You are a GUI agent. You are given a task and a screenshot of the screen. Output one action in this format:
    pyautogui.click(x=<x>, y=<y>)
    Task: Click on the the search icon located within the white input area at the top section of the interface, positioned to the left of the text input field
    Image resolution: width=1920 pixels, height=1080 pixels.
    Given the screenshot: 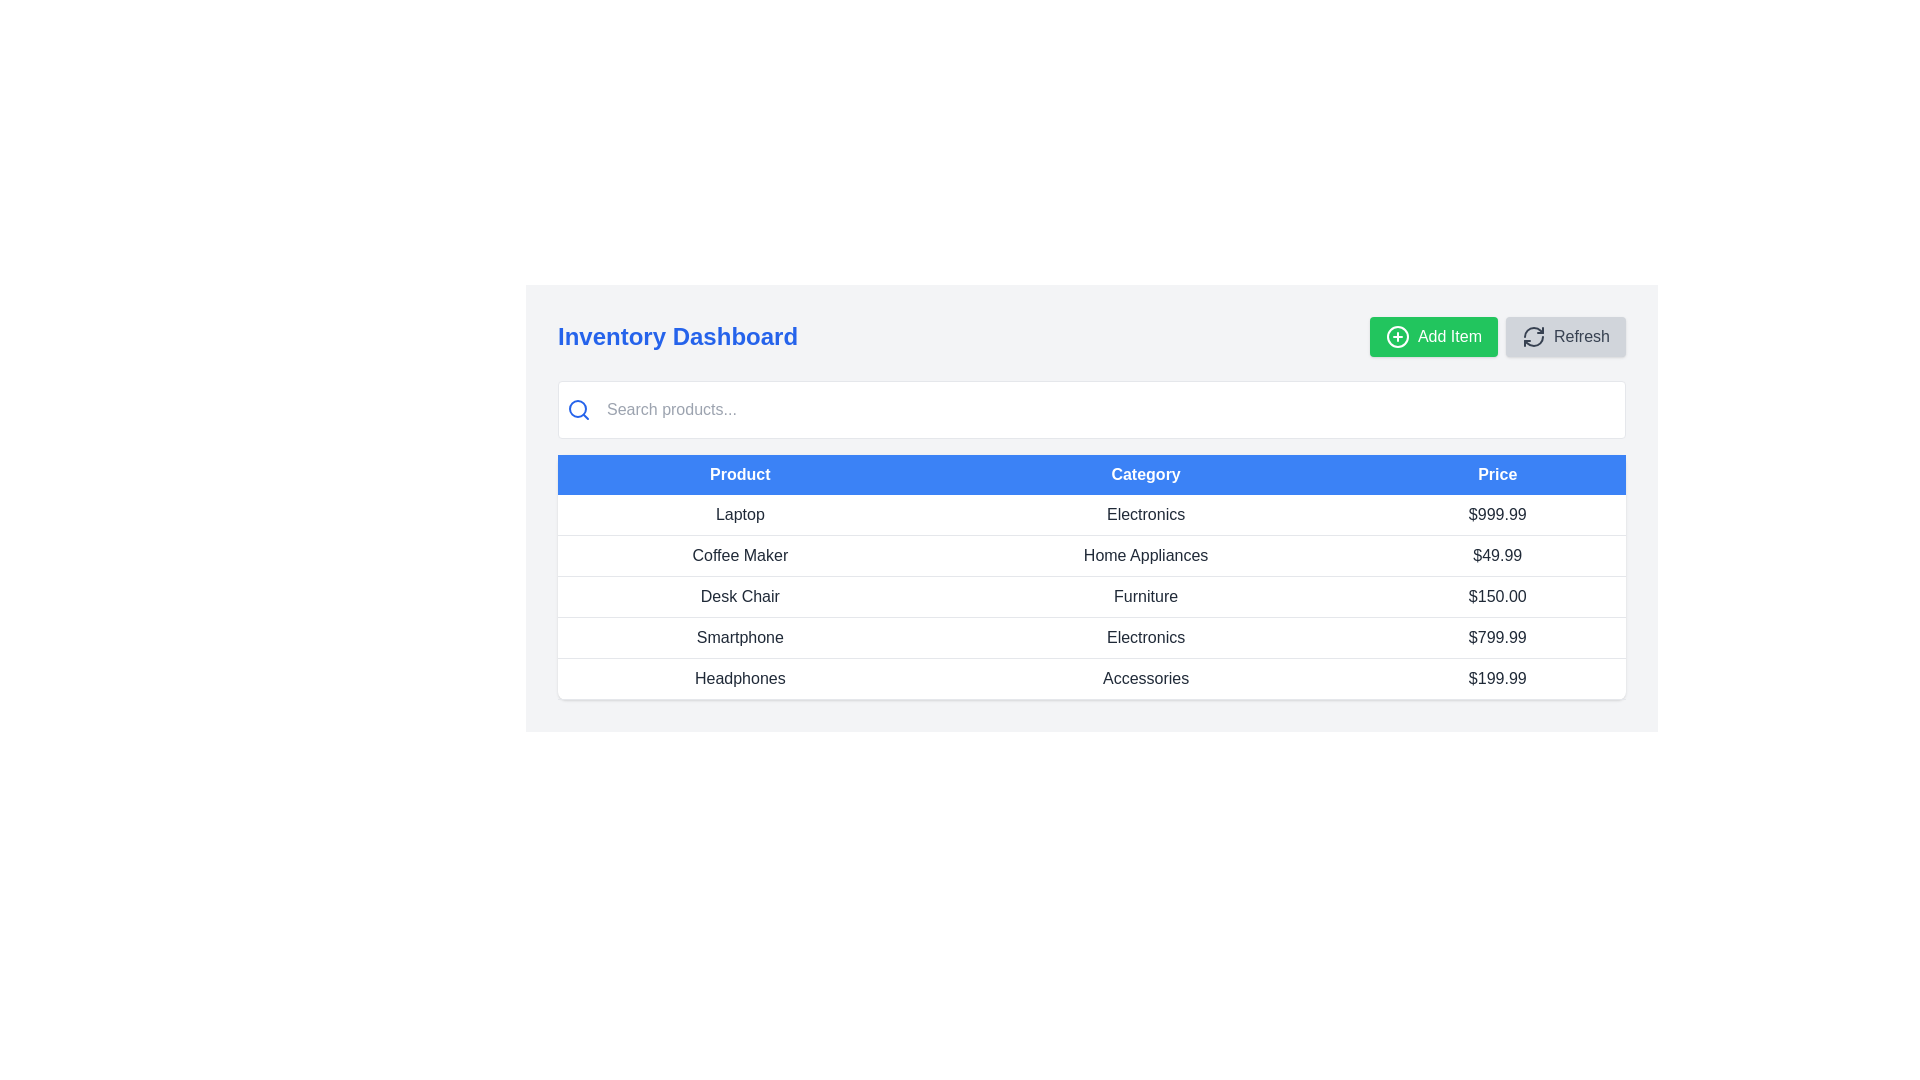 What is the action you would take?
    pyautogui.click(x=578, y=408)
    